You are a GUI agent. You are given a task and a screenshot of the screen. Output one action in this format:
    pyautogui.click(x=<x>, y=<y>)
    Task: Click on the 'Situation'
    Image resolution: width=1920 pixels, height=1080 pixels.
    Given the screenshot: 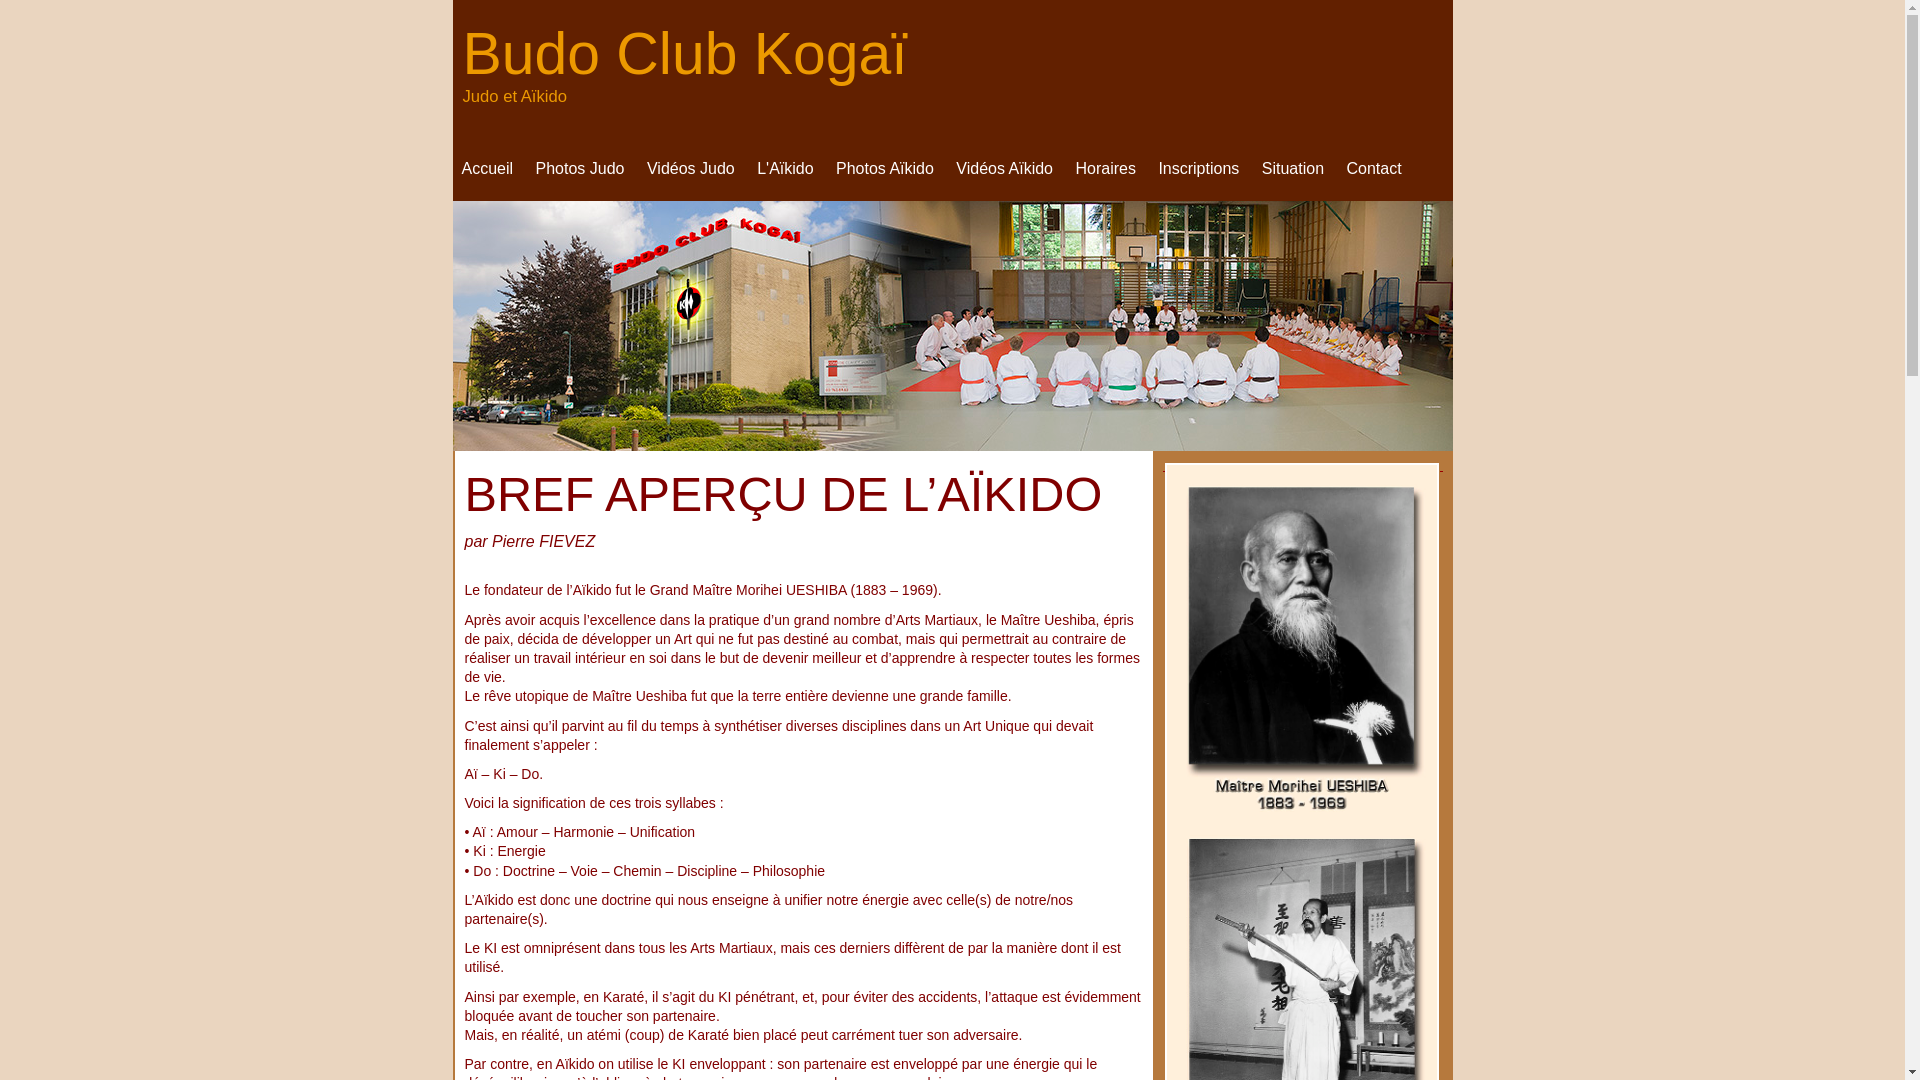 What is the action you would take?
    pyautogui.click(x=1292, y=163)
    